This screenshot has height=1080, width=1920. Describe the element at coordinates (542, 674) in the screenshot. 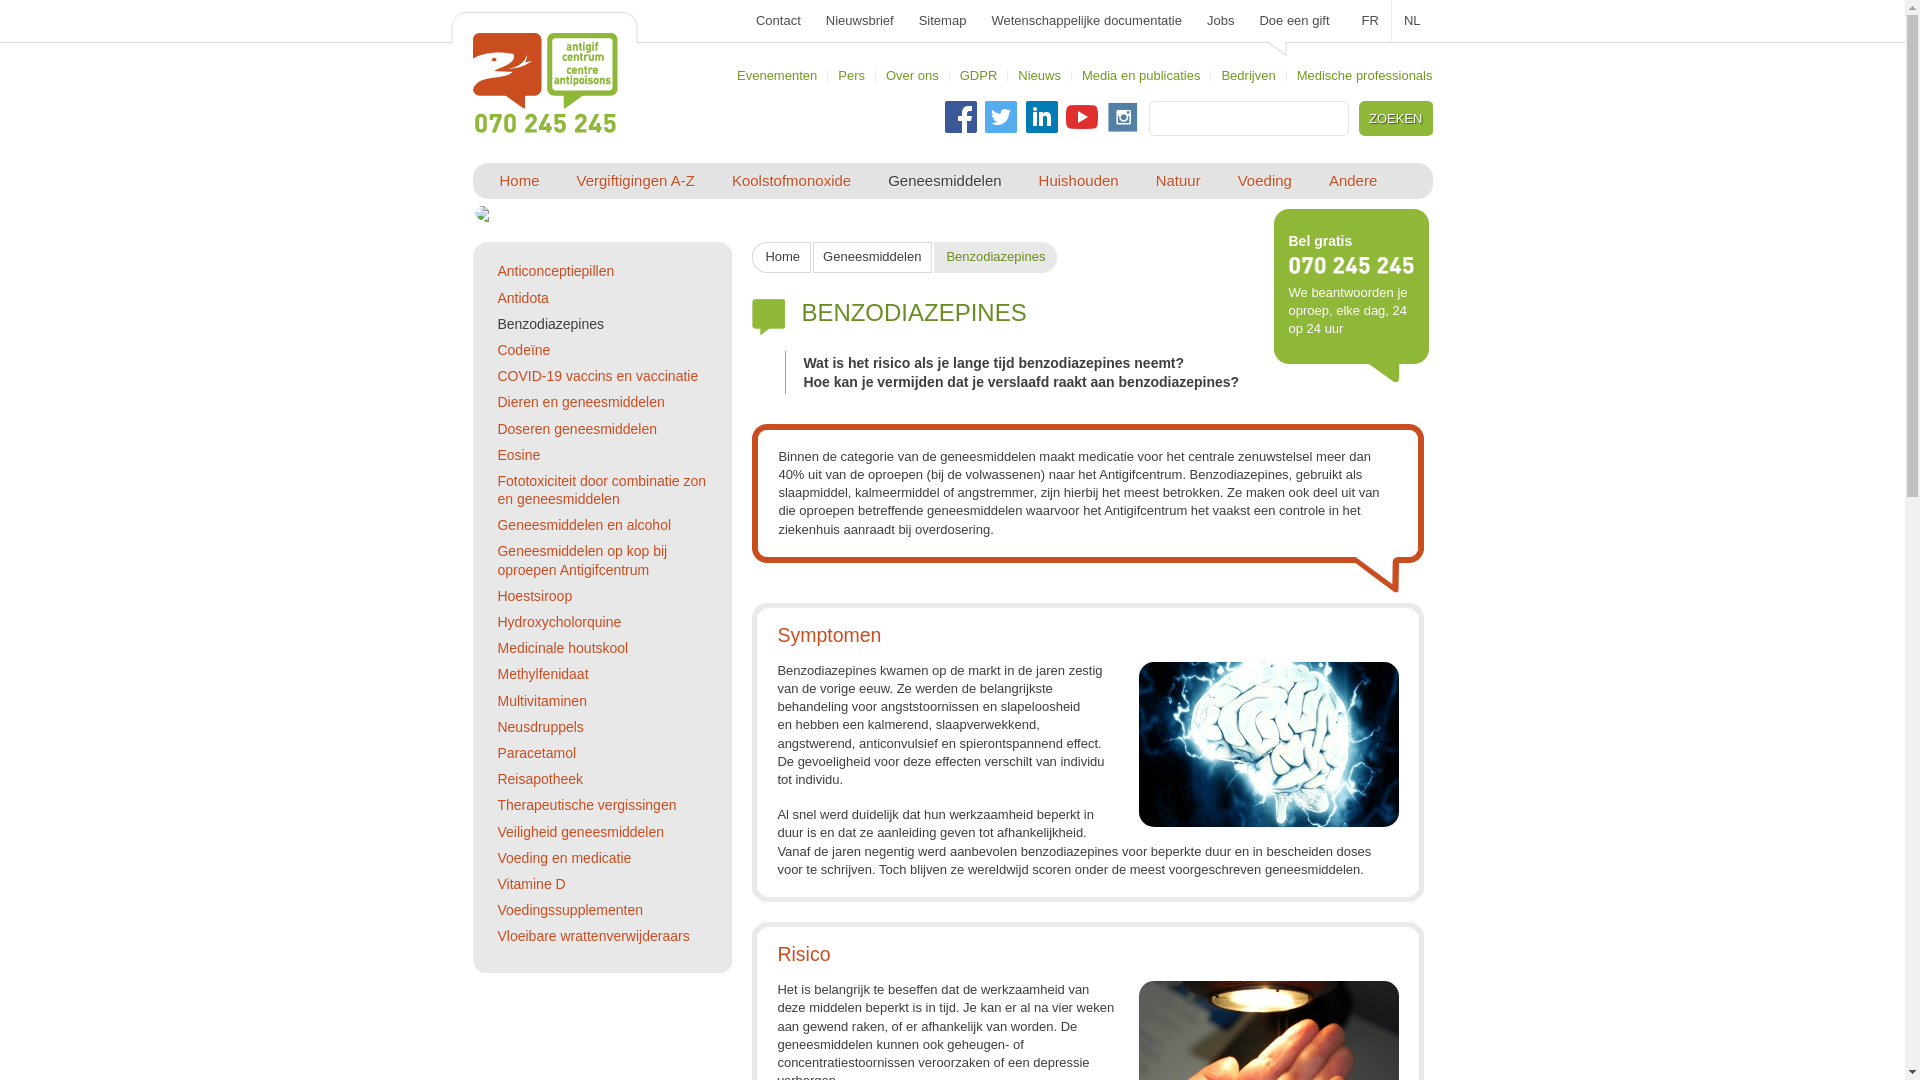

I see `'Methylfenidaat'` at that location.